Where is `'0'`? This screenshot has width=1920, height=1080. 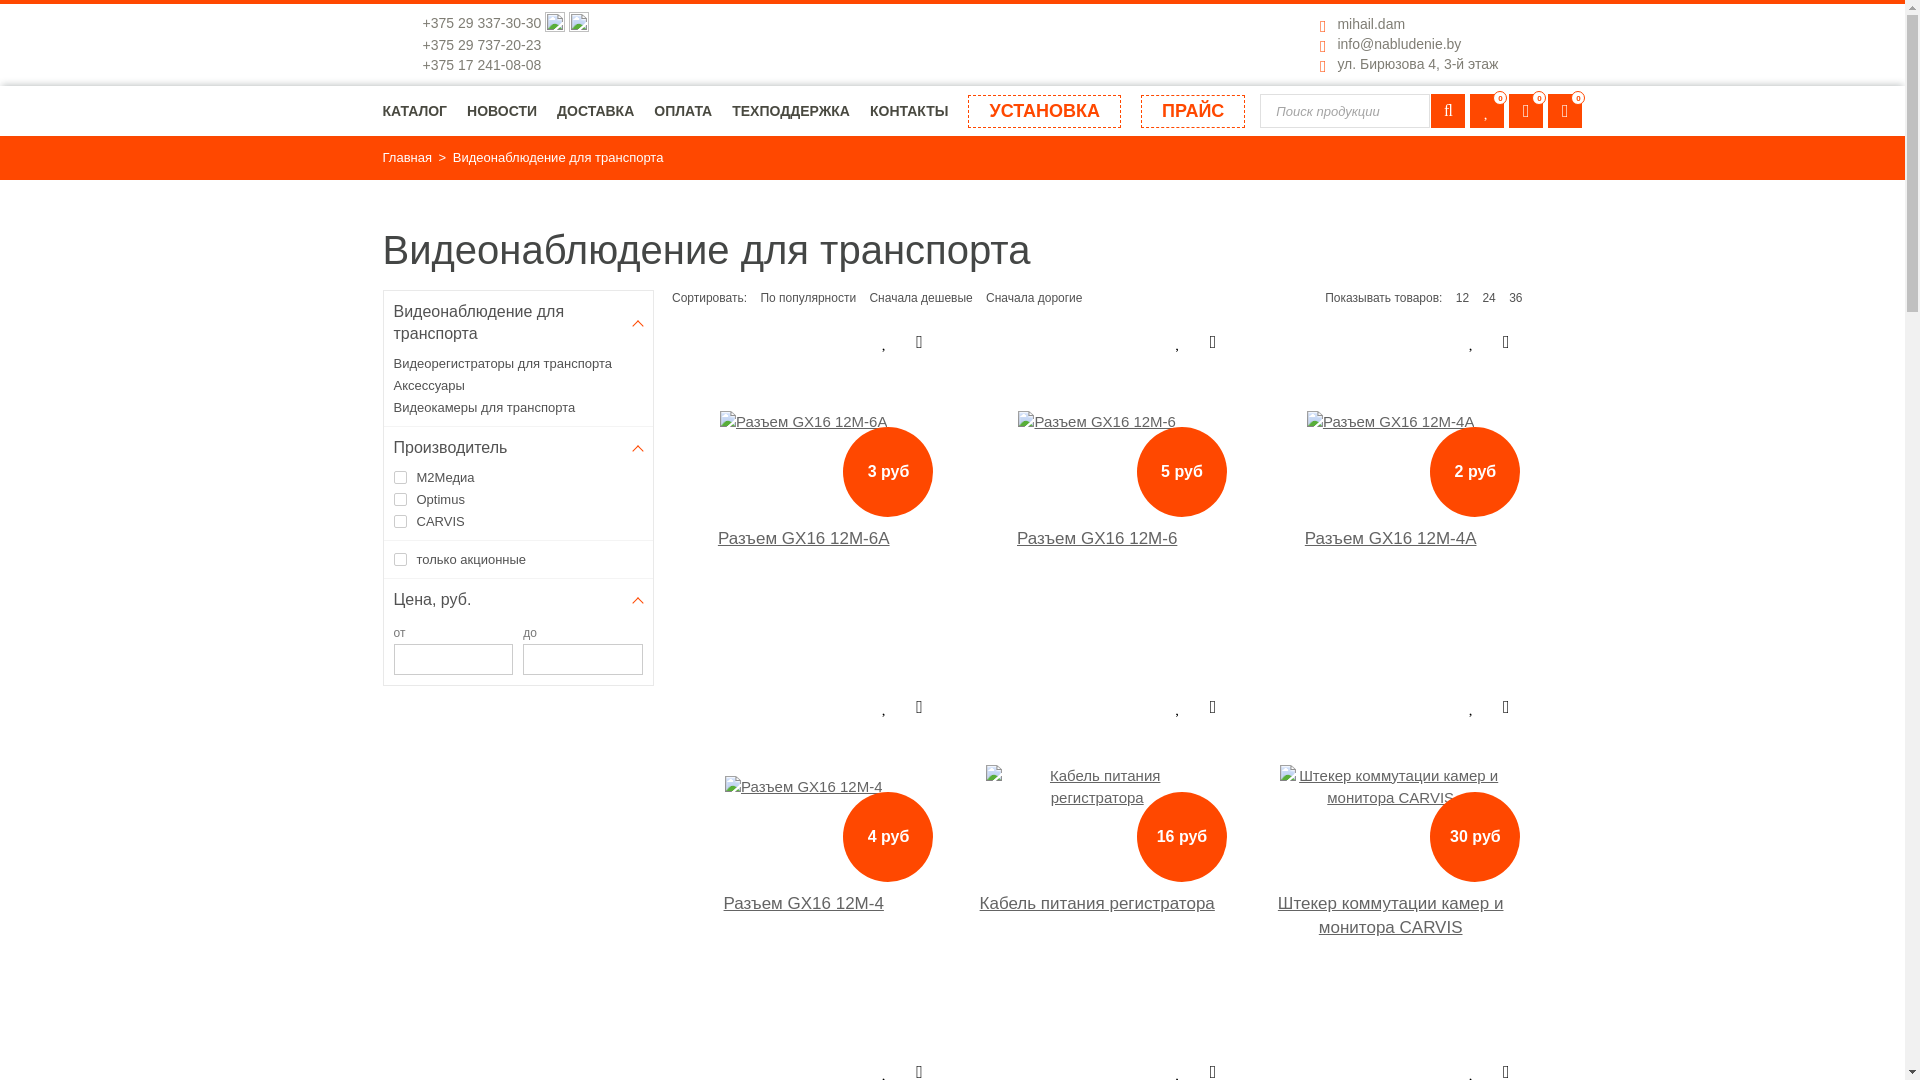
'0' is located at coordinates (1487, 111).